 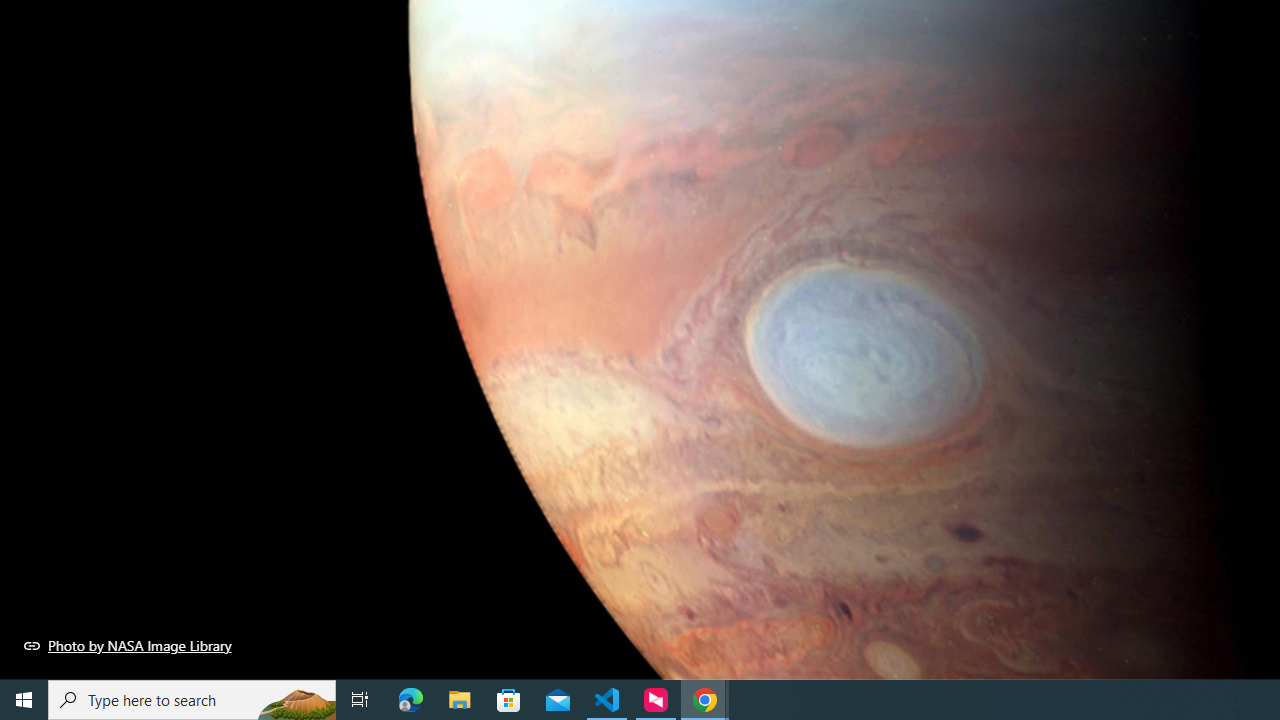 What do you see at coordinates (705, 698) in the screenshot?
I see `'Google Chrome - 2 running windows'` at bounding box center [705, 698].